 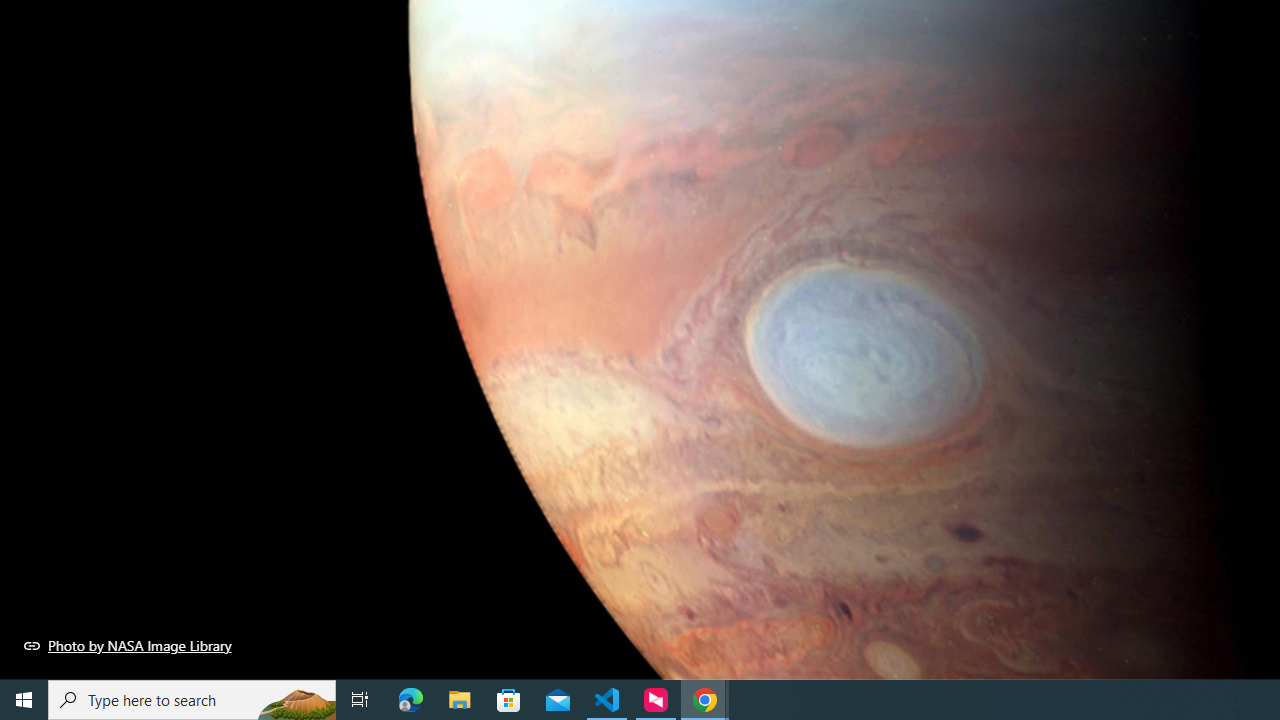 What do you see at coordinates (705, 698) in the screenshot?
I see `'Google Chrome - 2 running windows'` at bounding box center [705, 698].